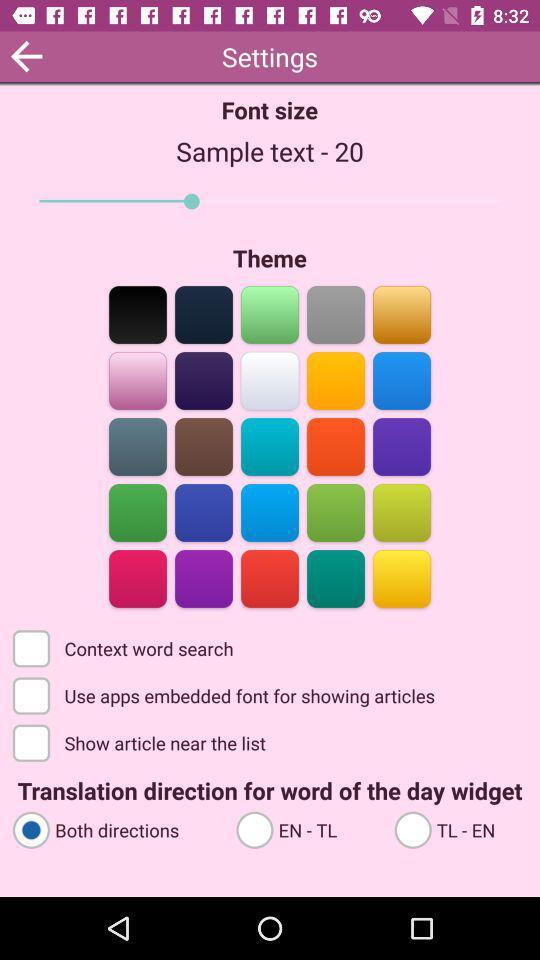 This screenshot has width=540, height=960. I want to click on theme color option, so click(401, 510).